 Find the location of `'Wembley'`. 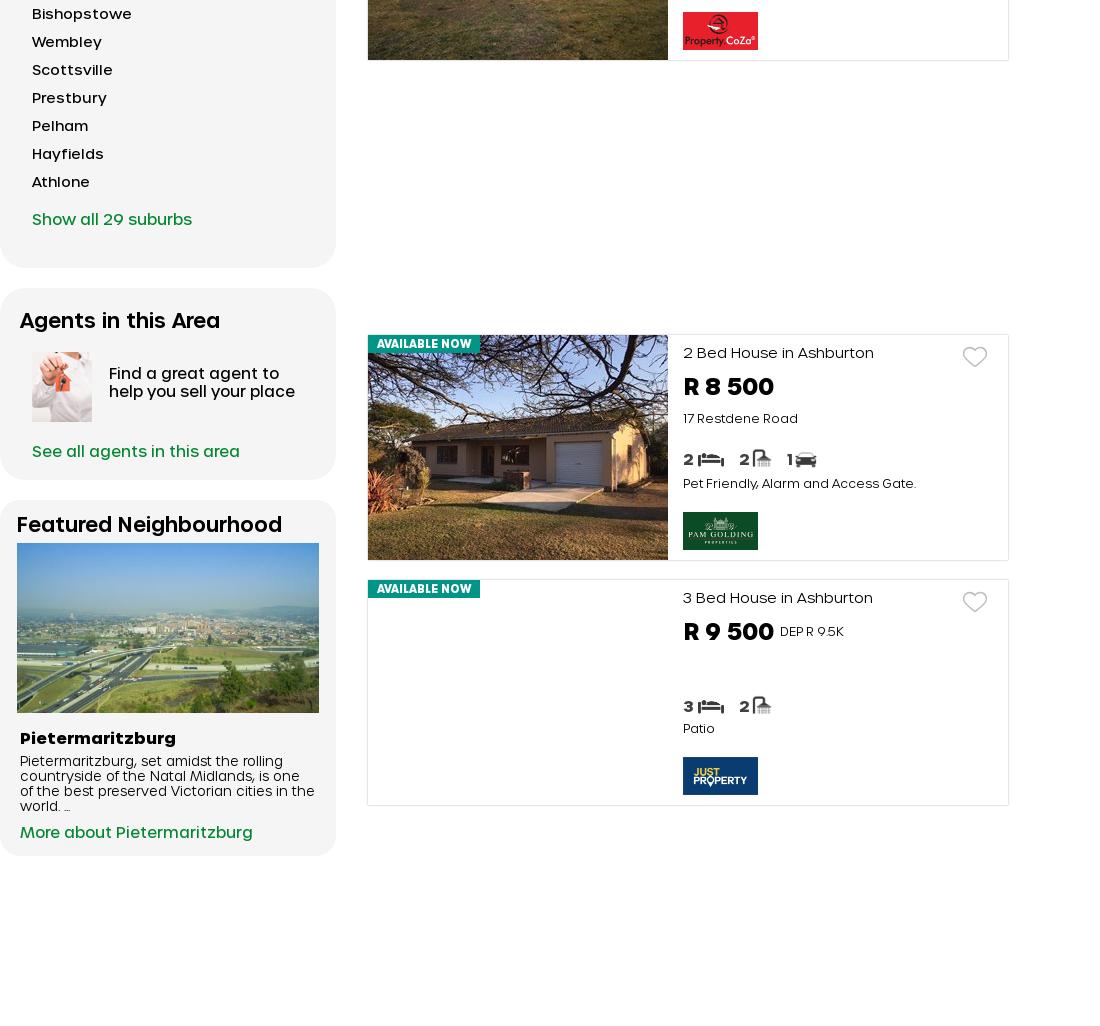

'Wembley' is located at coordinates (65, 41).